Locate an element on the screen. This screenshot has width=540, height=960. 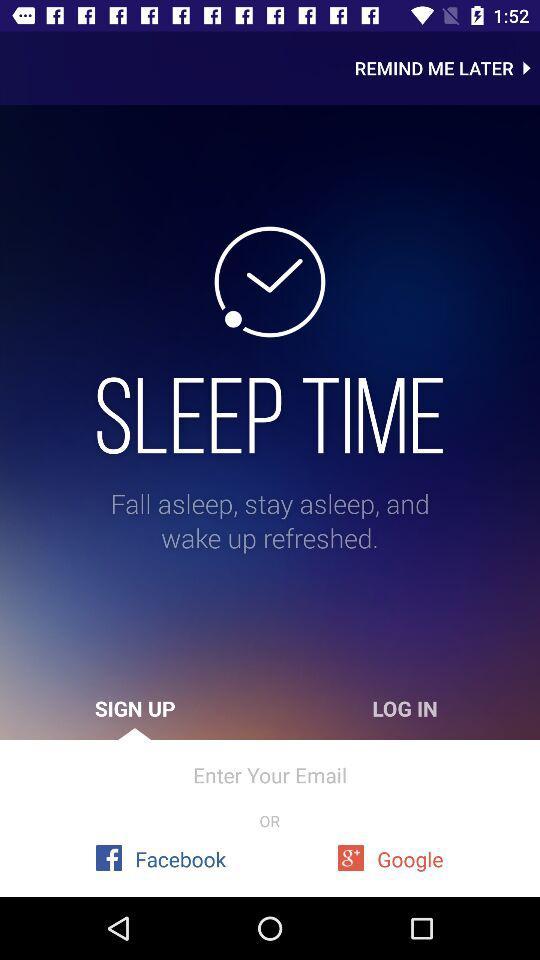
enter your email is located at coordinates (270, 774).